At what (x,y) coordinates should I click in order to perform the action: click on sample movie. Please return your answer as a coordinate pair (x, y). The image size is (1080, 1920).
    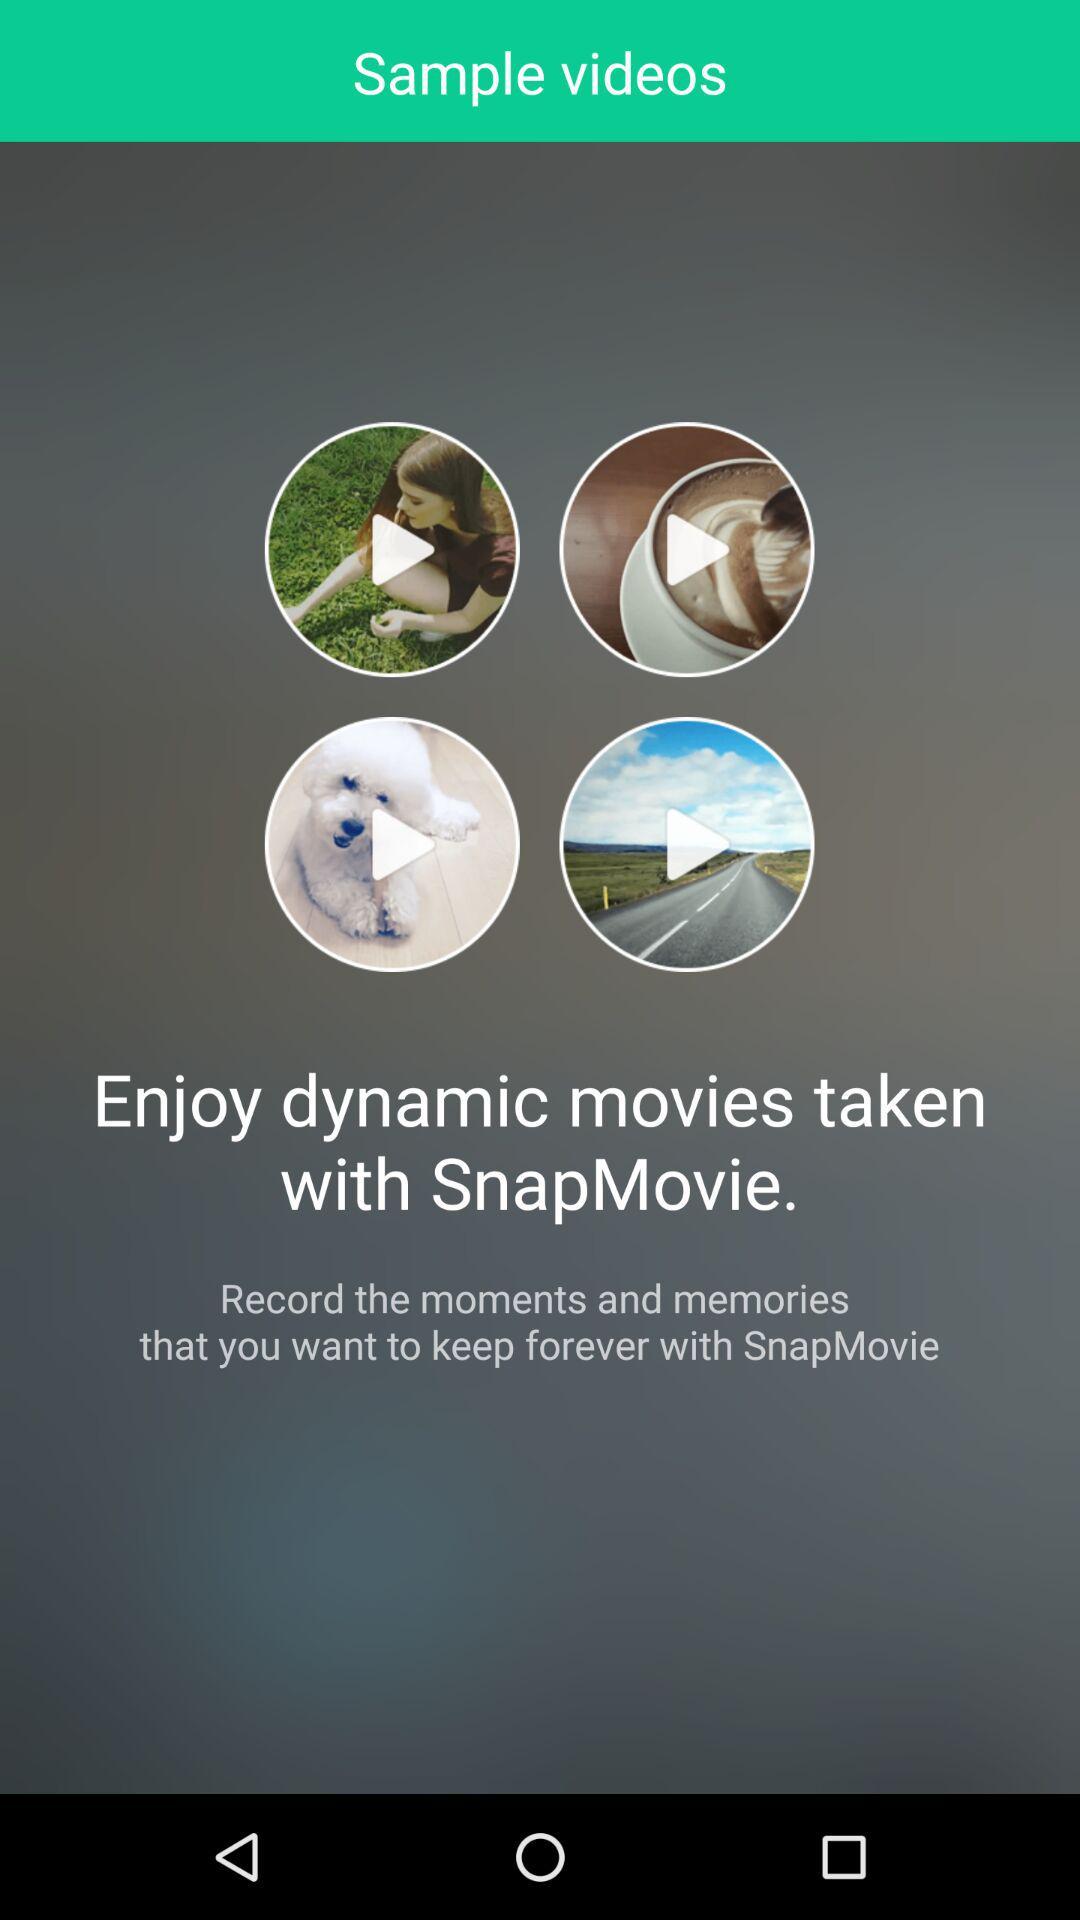
    Looking at the image, I should click on (685, 844).